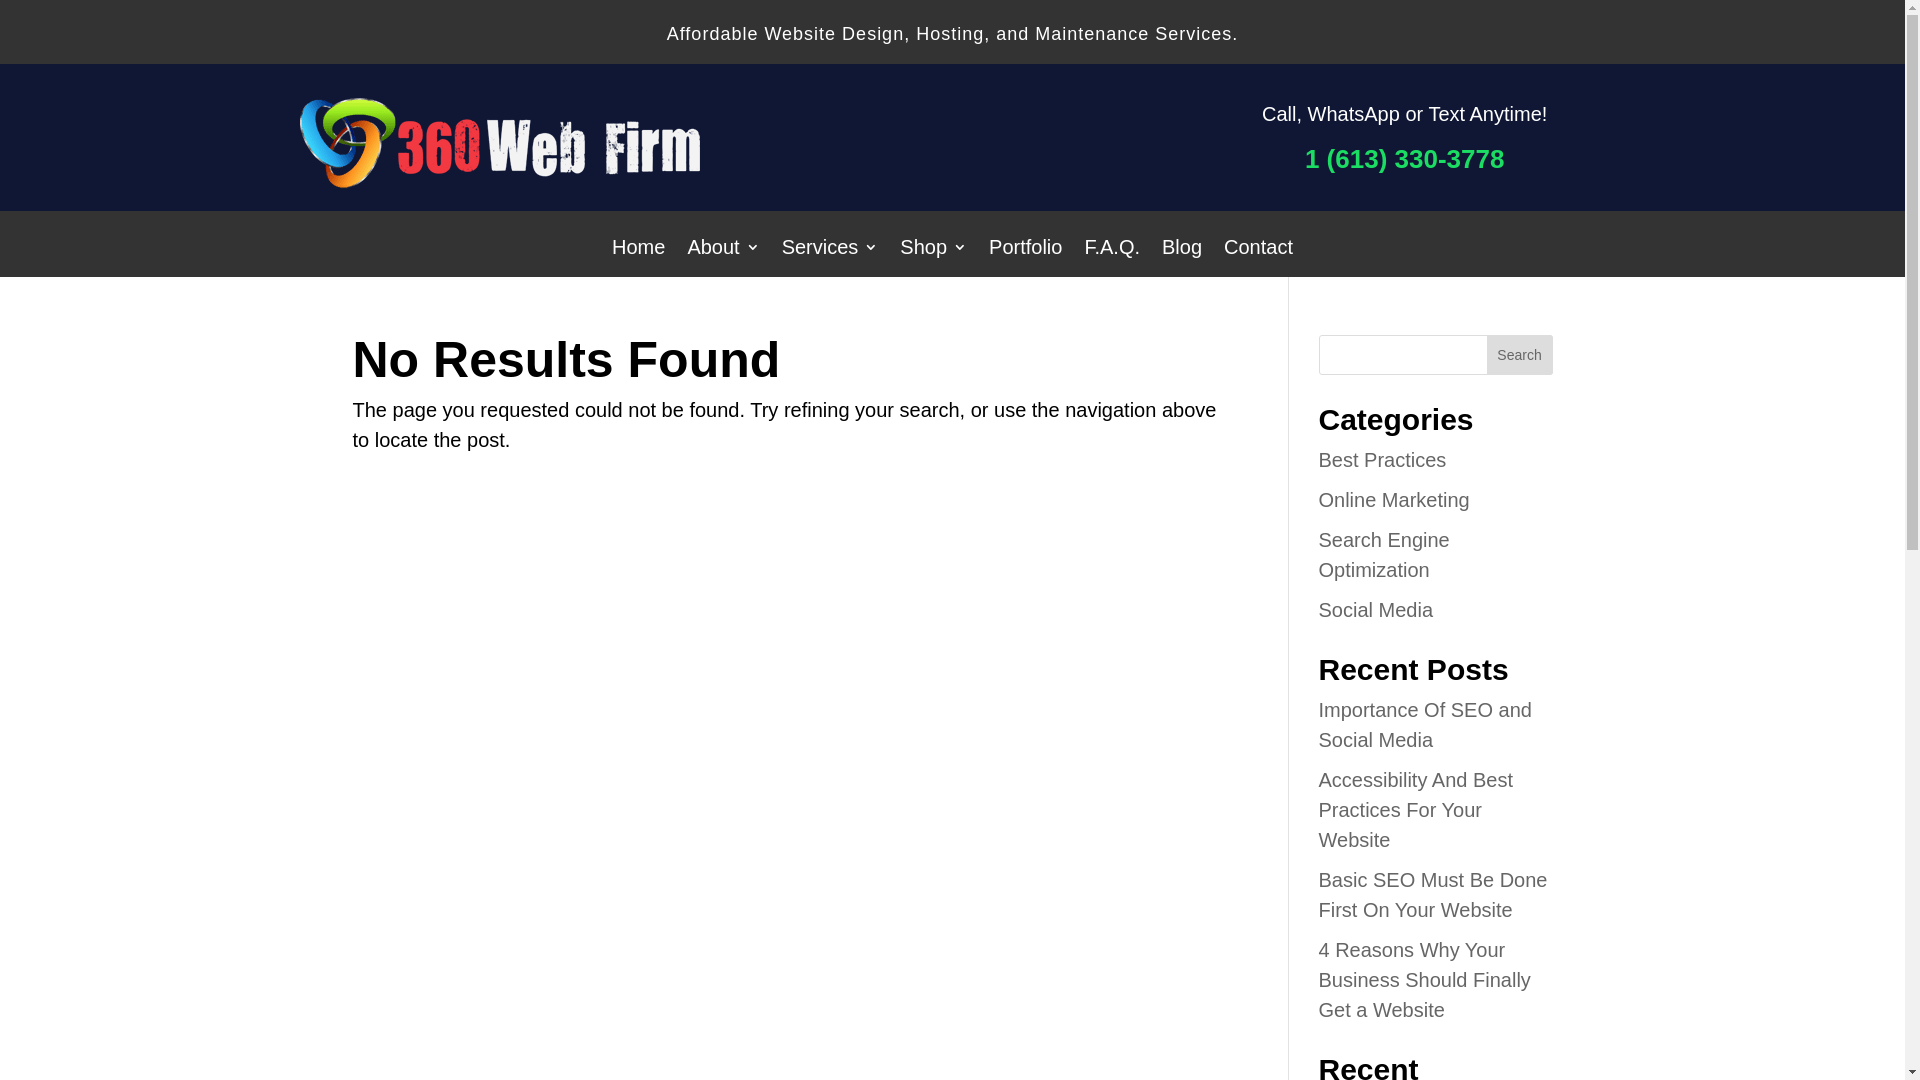 This screenshot has width=1920, height=1080. I want to click on 'Search Engine Optimization', so click(1318, 555).